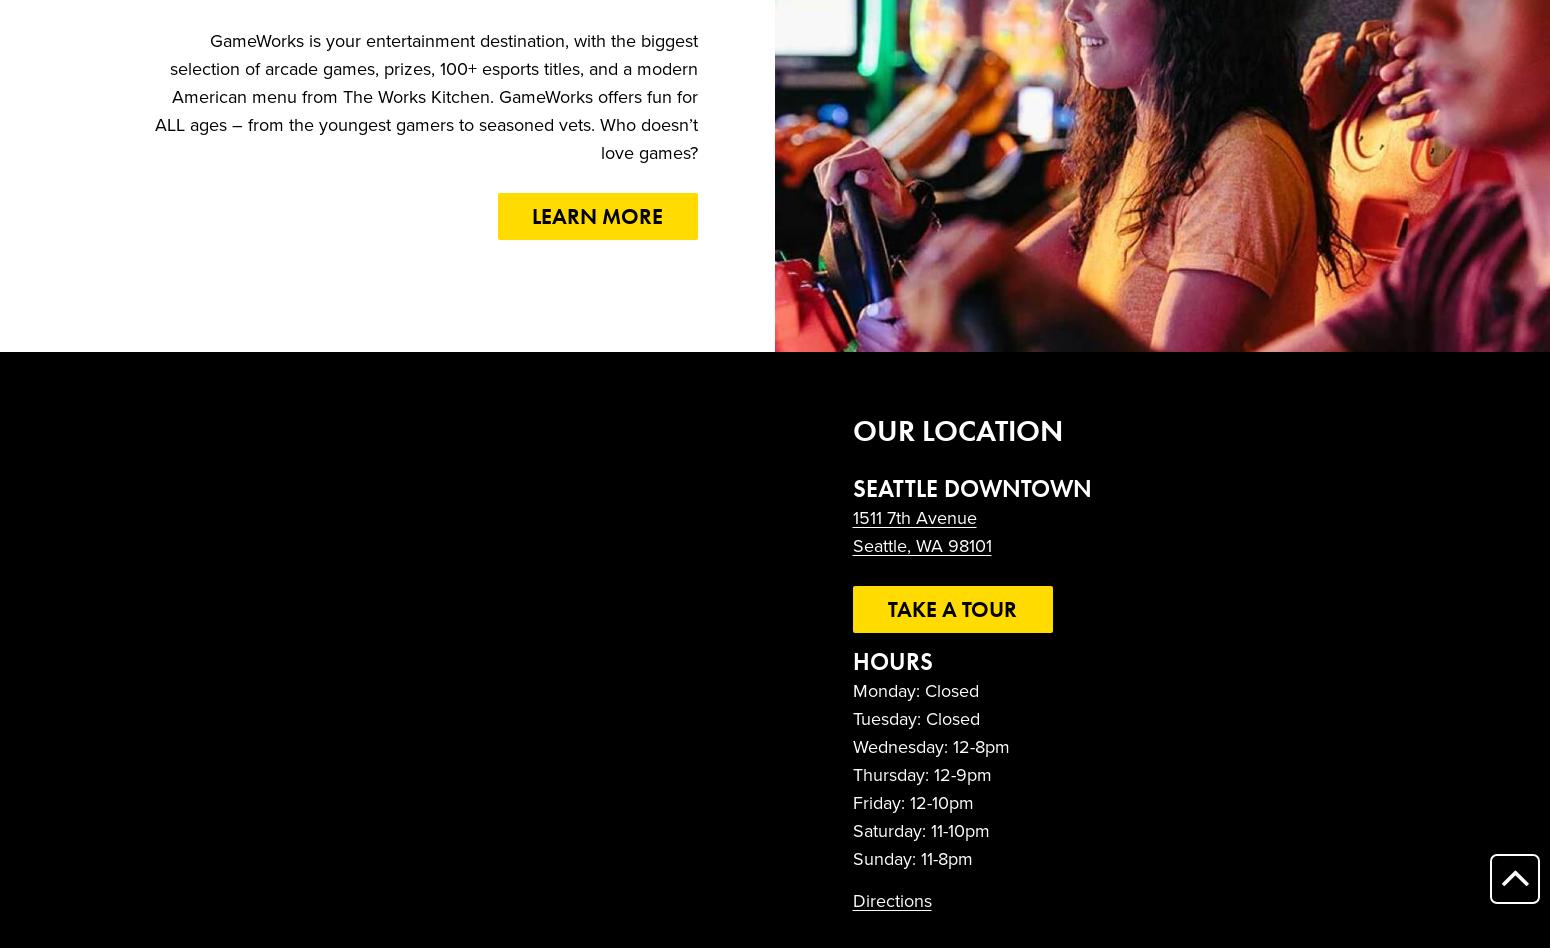  I want to click on 'GameWorks is your entertainment destination, with the biggest selection of arcade games, prizes, 100+ esports titles, and a modern American menu from The Works Kitchen. GameWorks offers fun for ALL ages – from the youngest gamers to seasoned vets. Who doesn’t love games?', so click(425, 96).